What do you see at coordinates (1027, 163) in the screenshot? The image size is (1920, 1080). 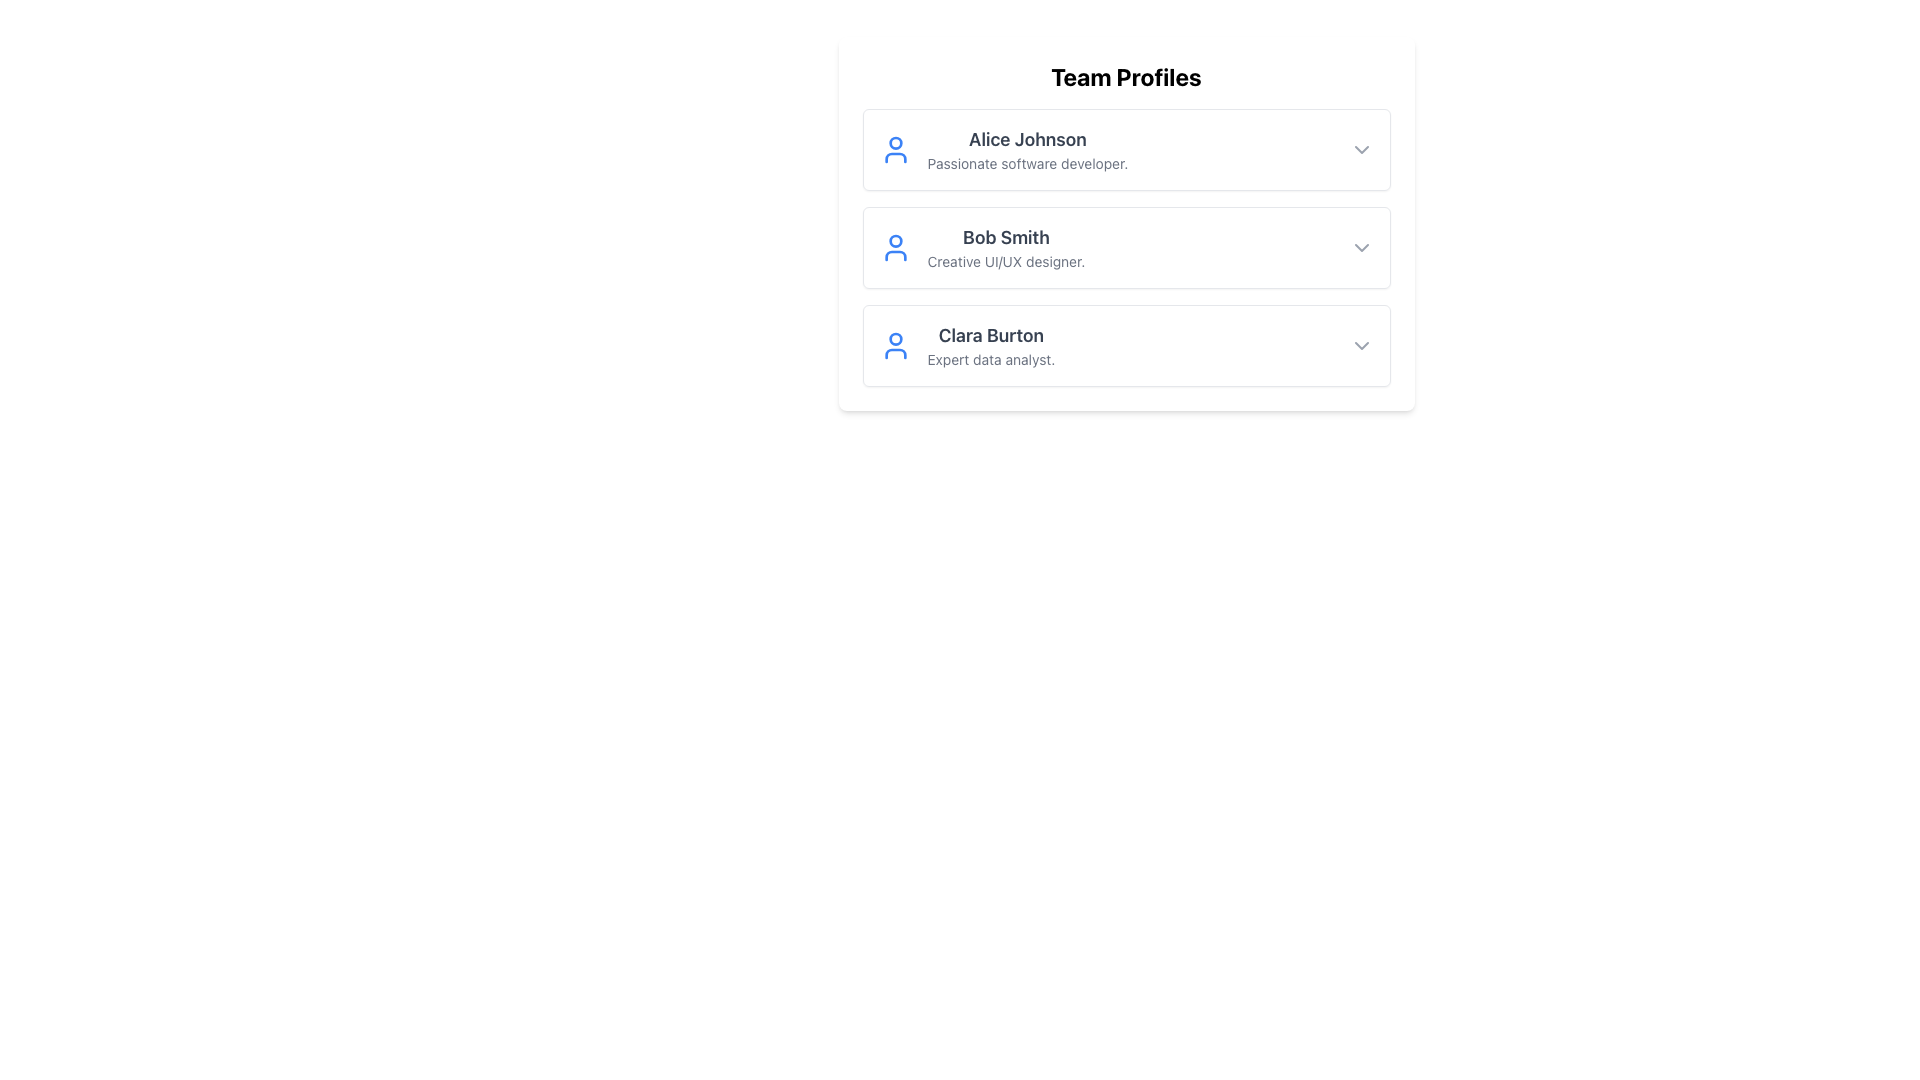 I see `the text label displaying 'Passionate software developer.' which is located directly beneath 'Alice Johnson' in the Team Profiles section` at bounding box center [1027, 163].